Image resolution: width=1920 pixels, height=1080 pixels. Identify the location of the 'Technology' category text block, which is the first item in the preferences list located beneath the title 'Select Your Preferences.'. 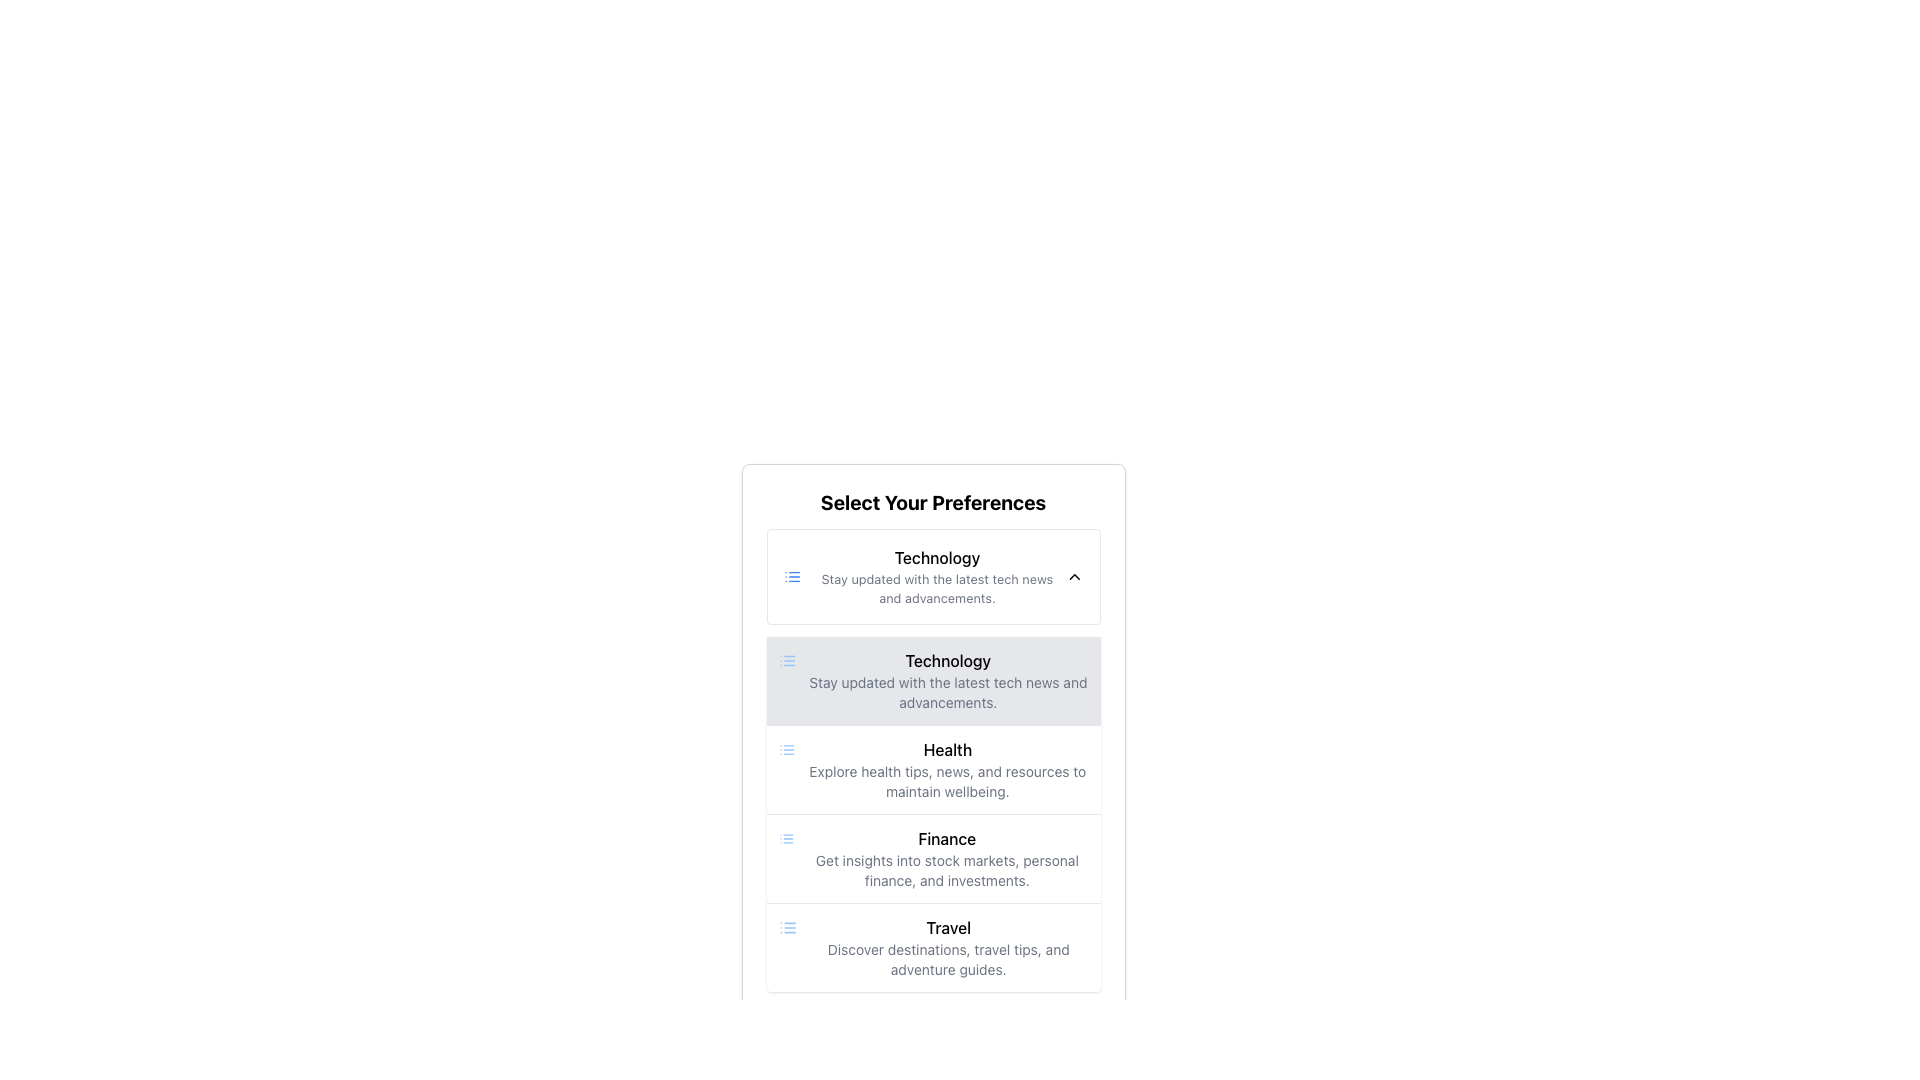
(936, 577).